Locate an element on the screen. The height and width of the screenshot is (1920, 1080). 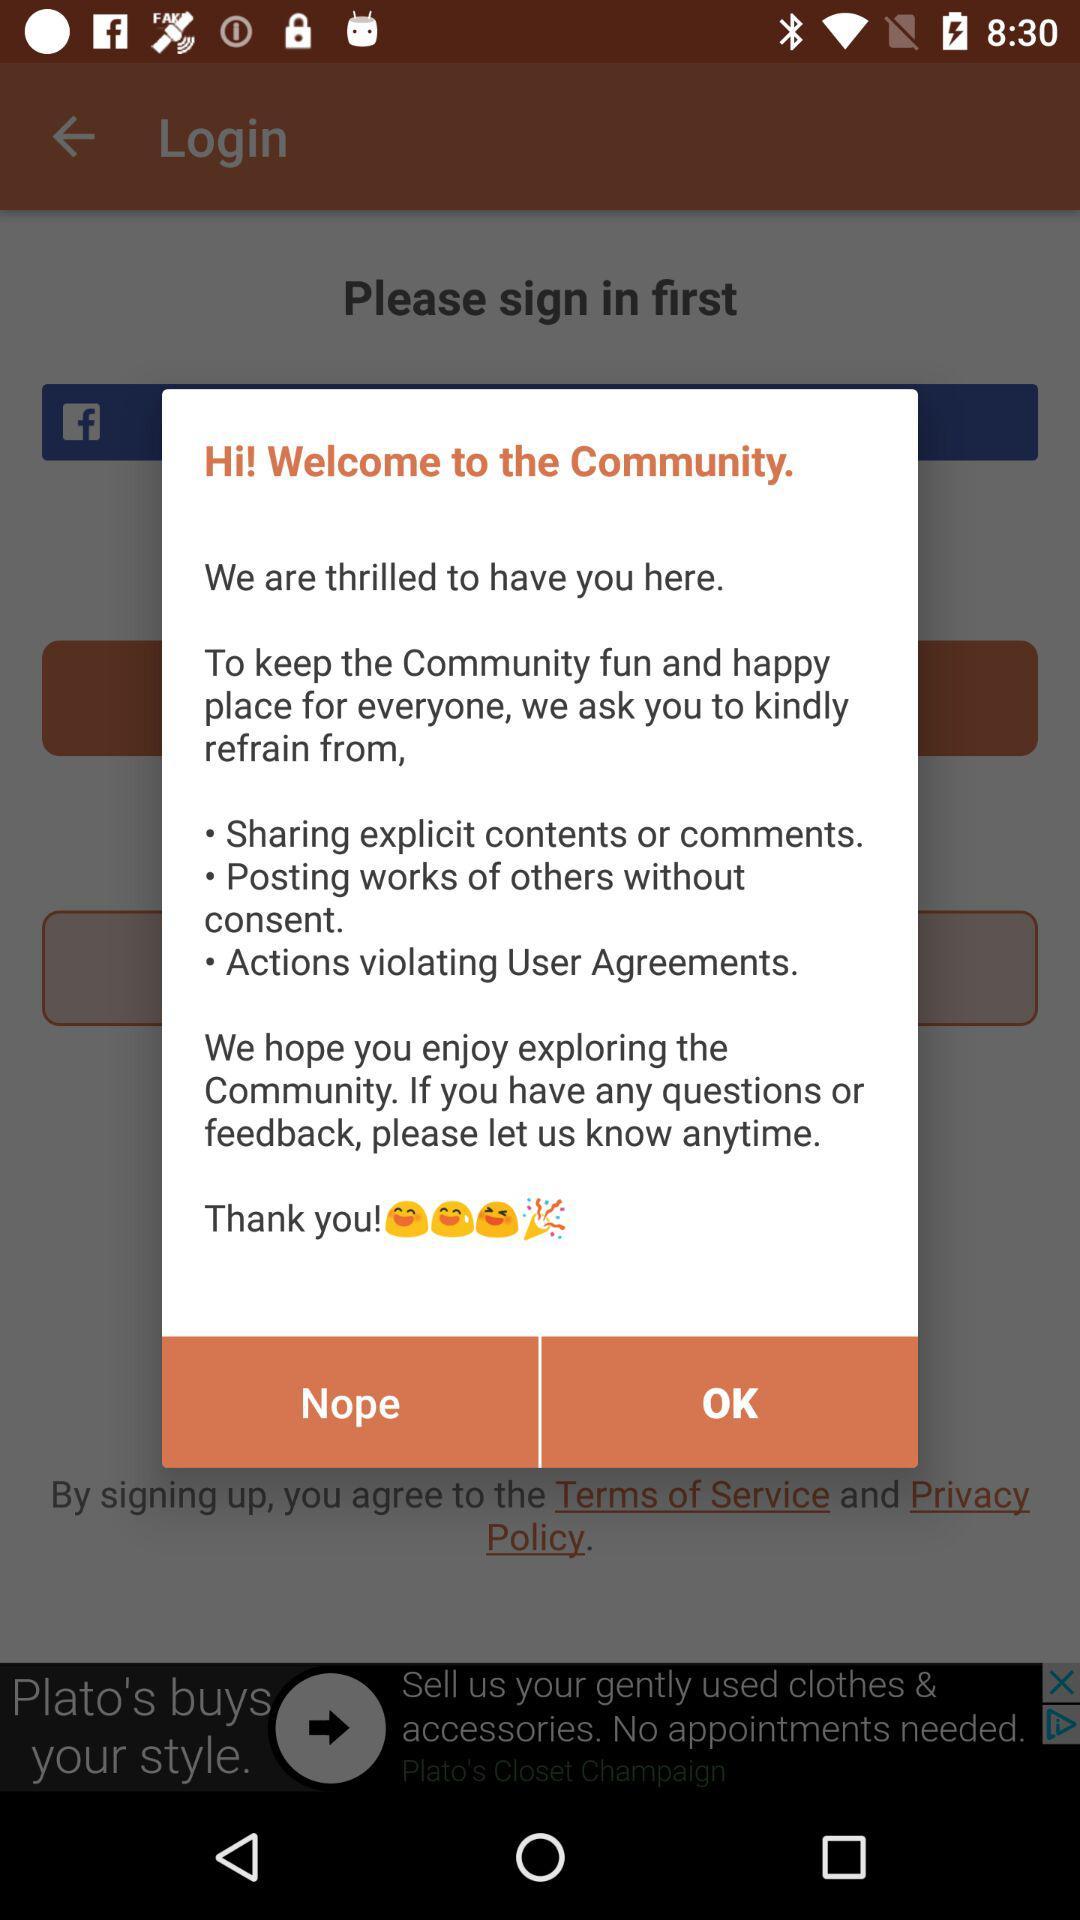
nope icon is located at coordinates (349, 1401).